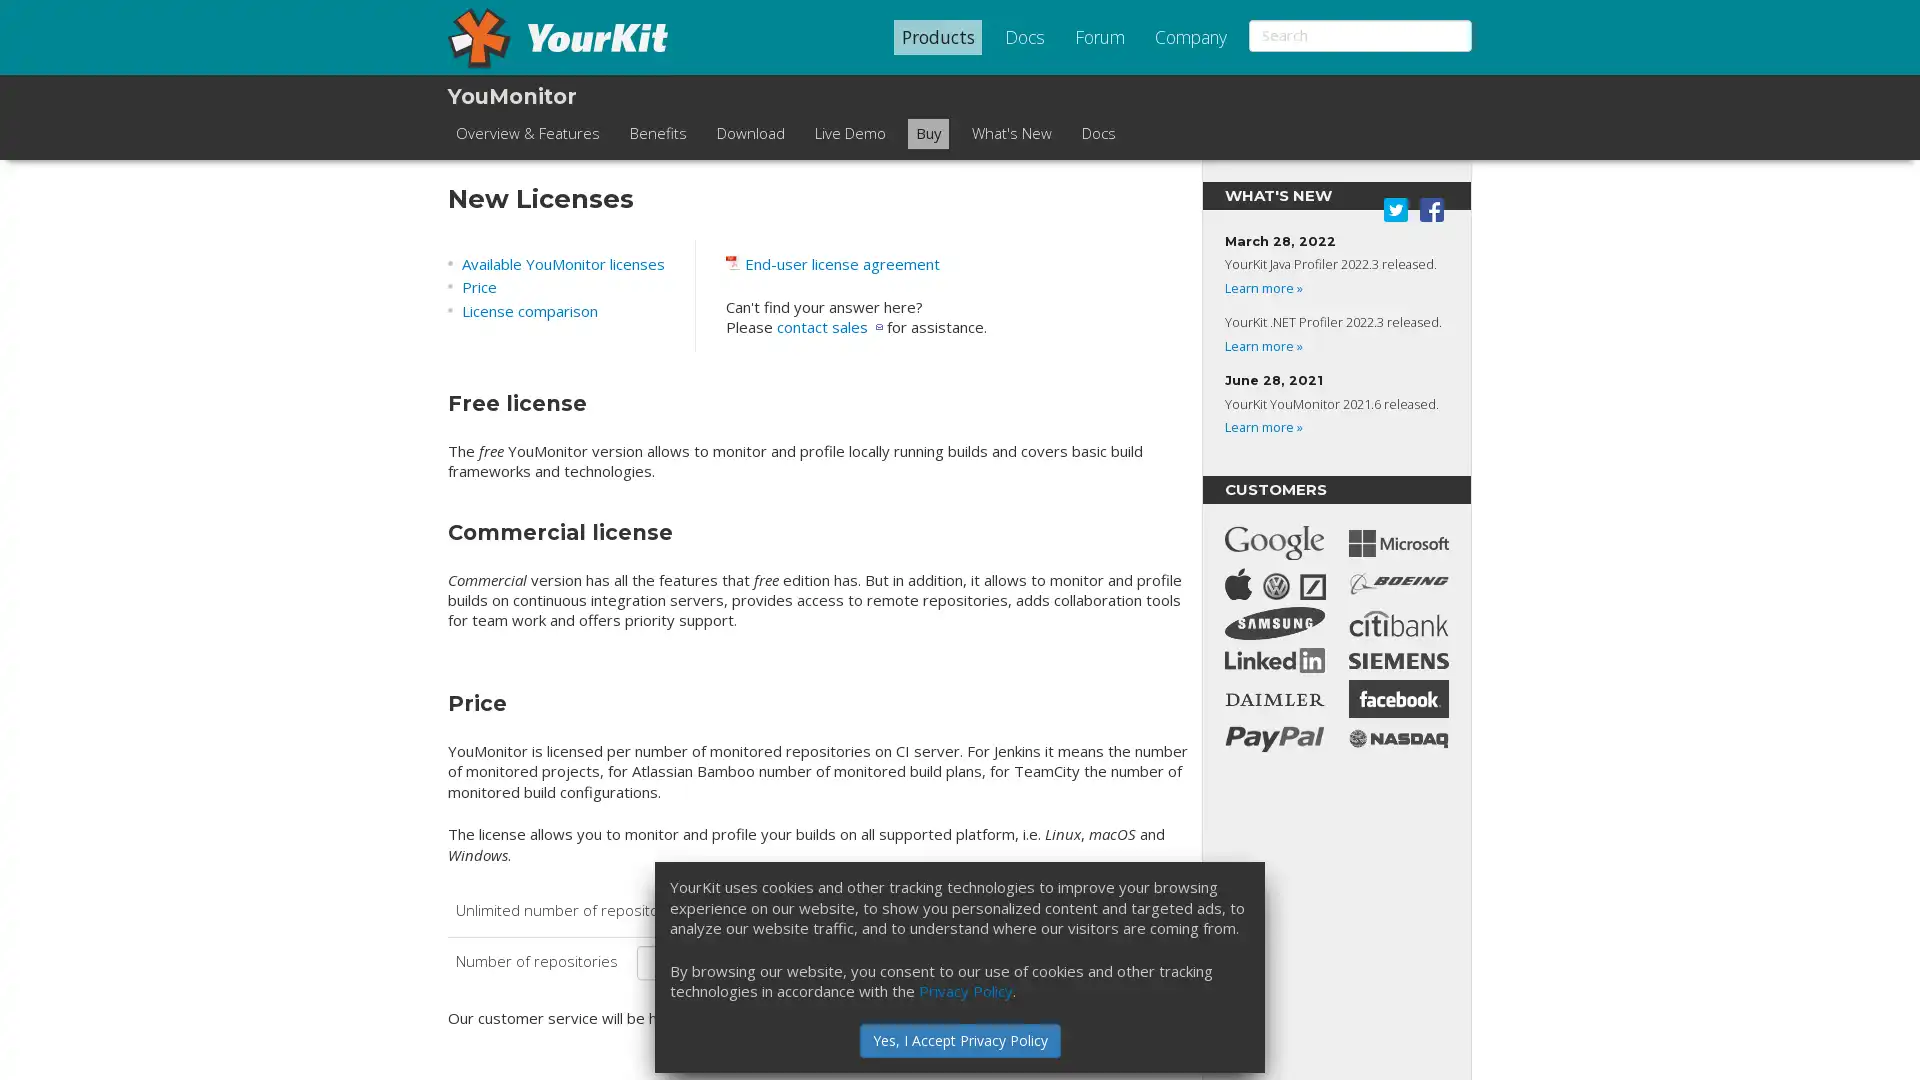  Describe the element at coordinates (1126, 962) in the screenshot. I see `Buy Now` at that location.